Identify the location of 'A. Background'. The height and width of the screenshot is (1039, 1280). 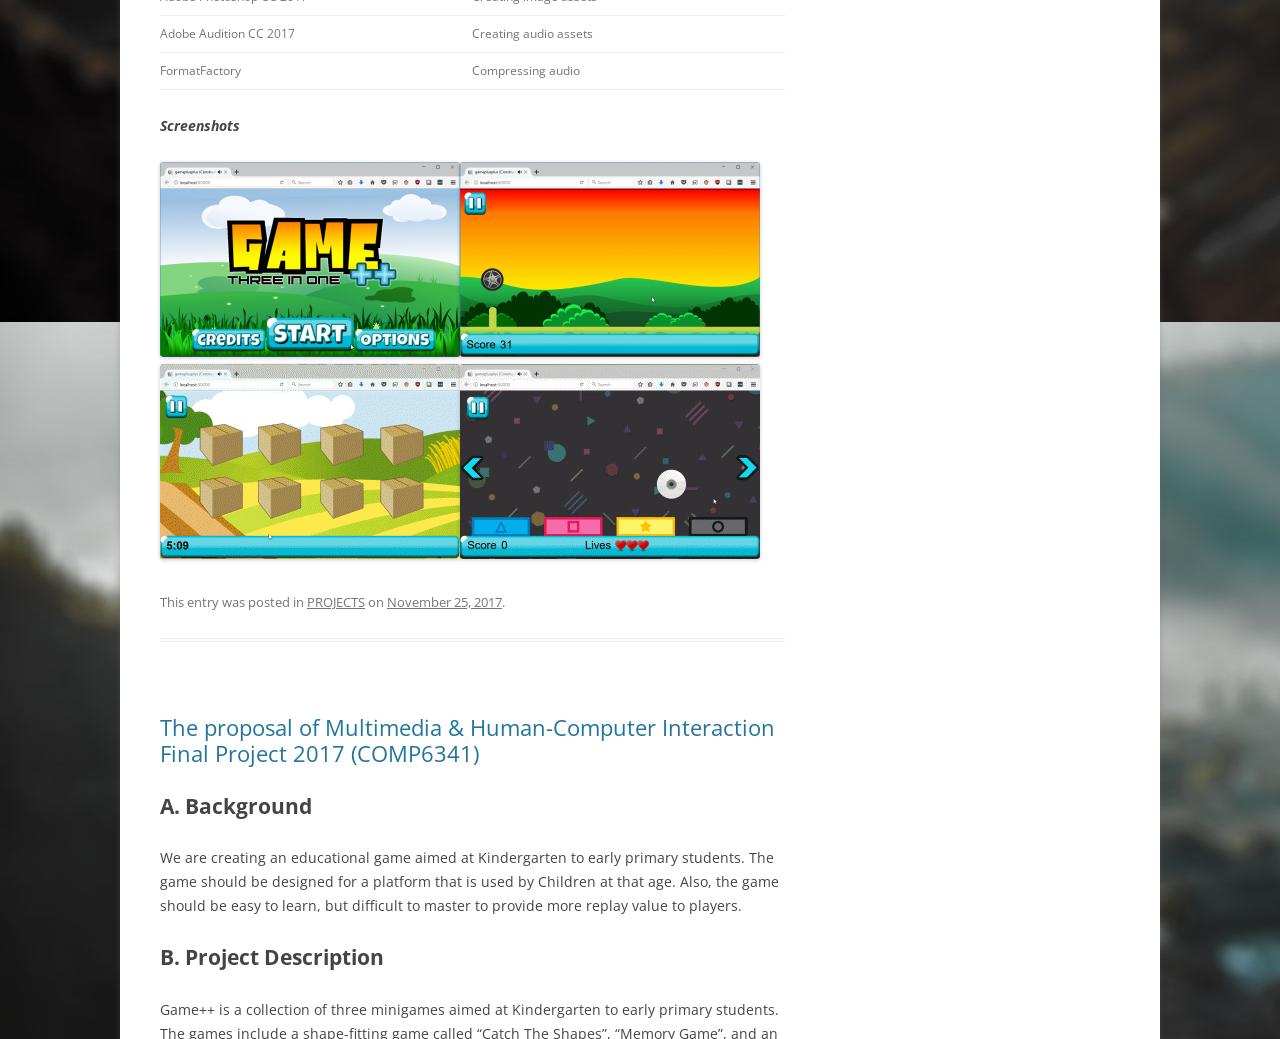
(160, 804).